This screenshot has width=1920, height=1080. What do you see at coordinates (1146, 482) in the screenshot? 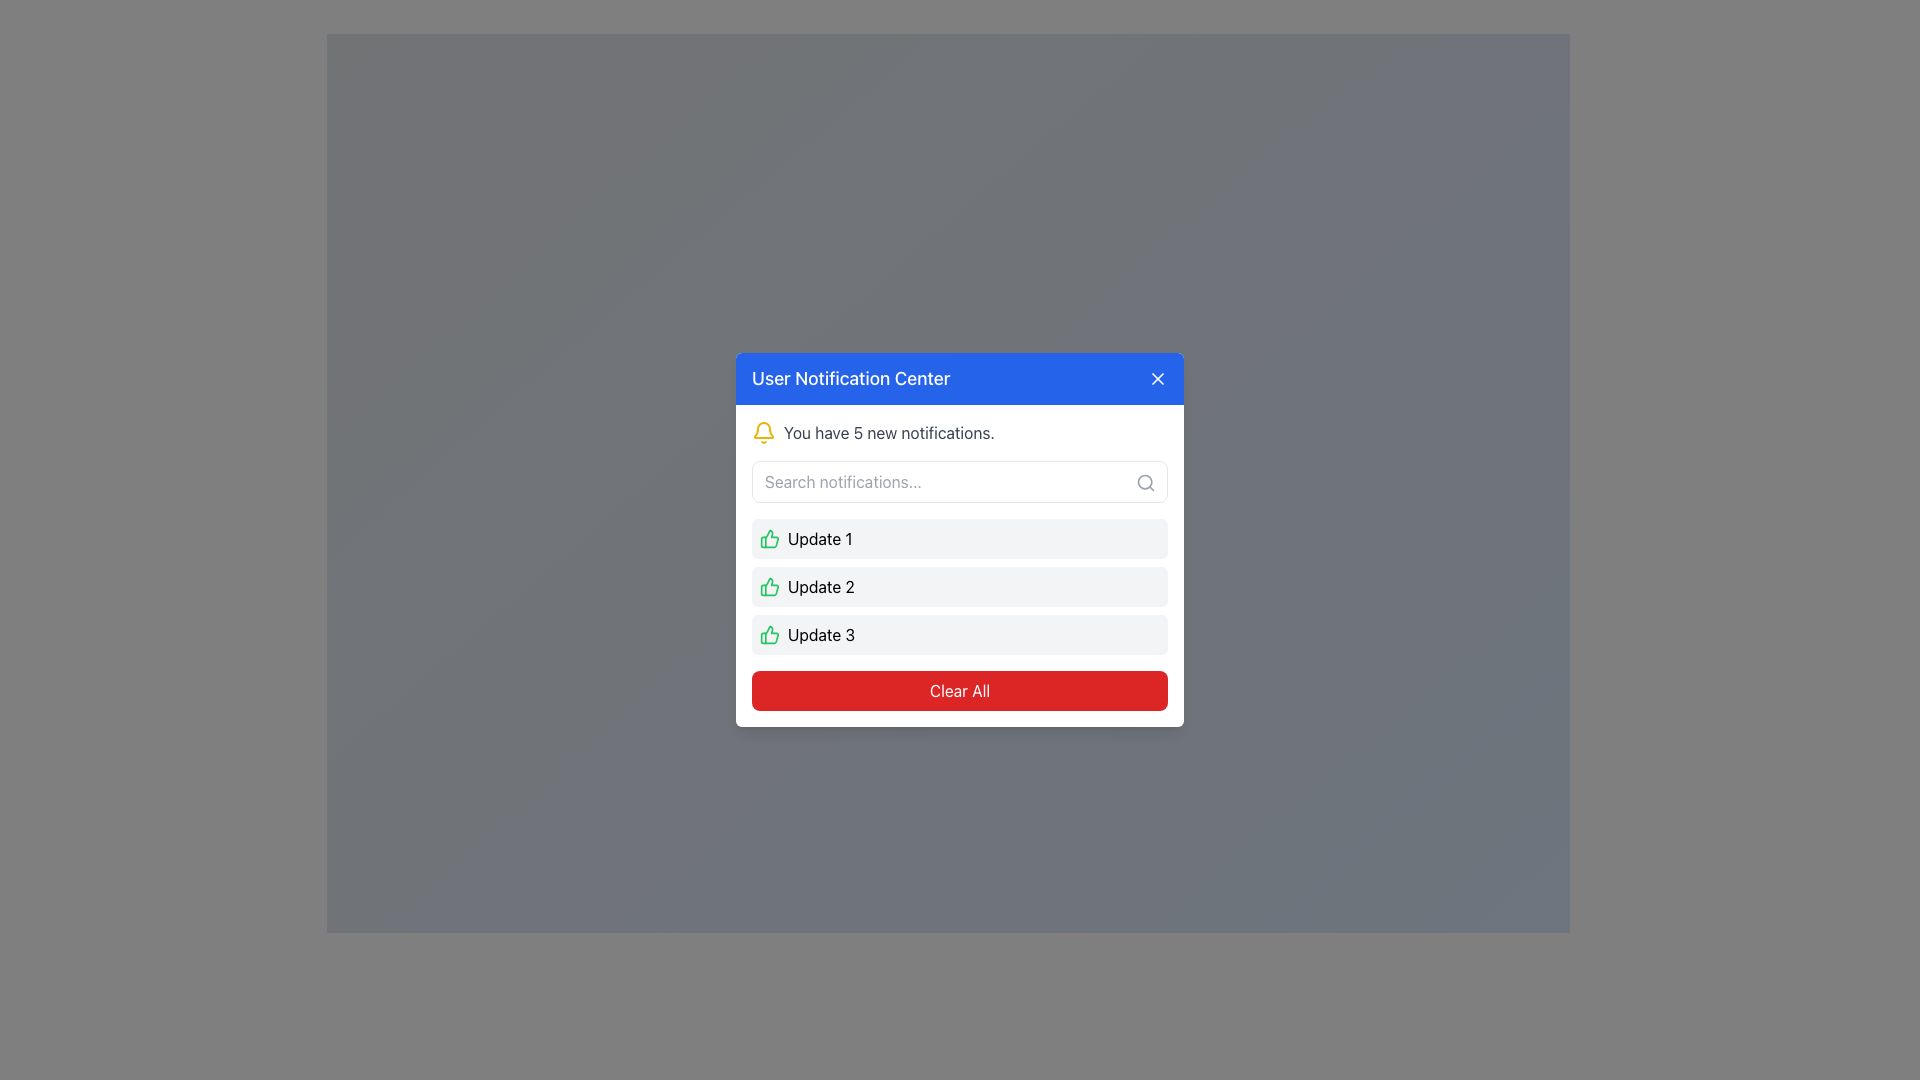
I see `the search icon resembling a magnifying glass, which is located inside the input field labeled 'Search notifications...' at the rightmost end` at bounding box center [1146, 482].